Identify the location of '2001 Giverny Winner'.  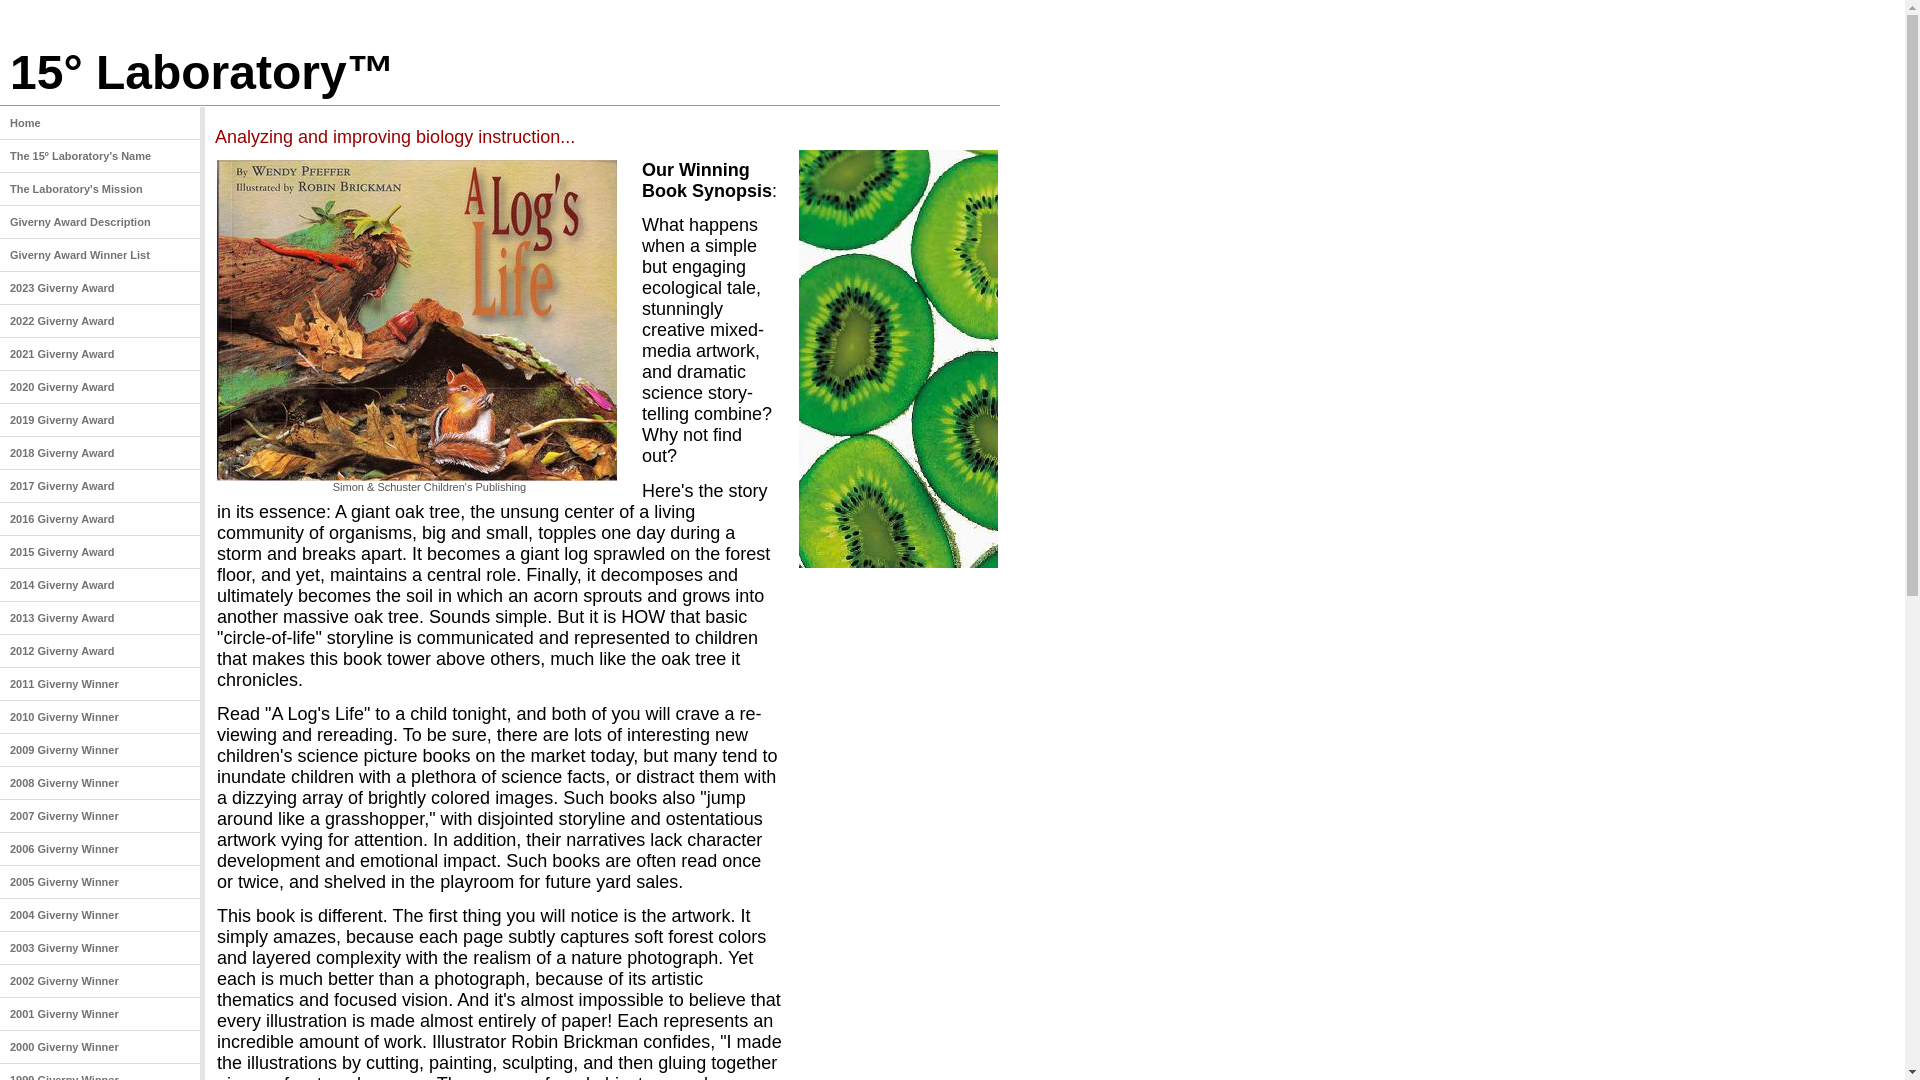
(99, 1014).